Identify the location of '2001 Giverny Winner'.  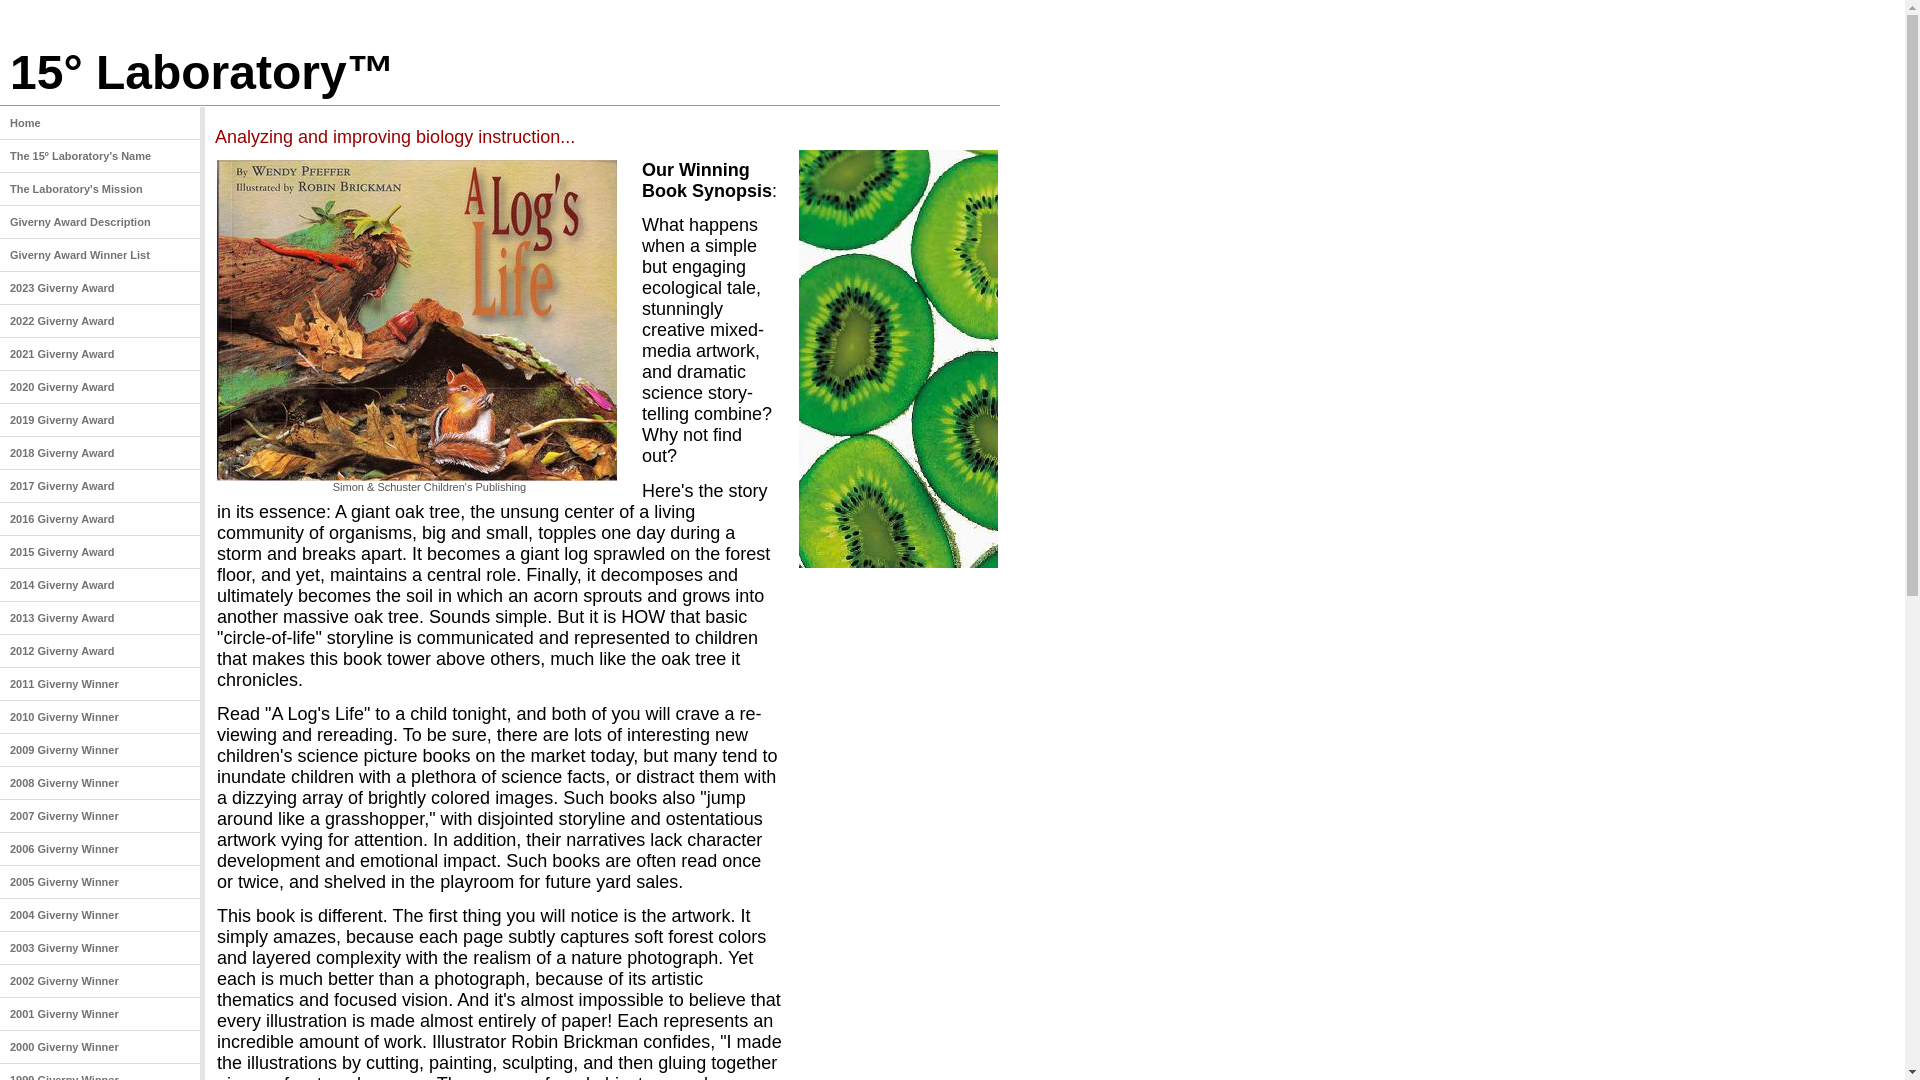
(99, 1014).